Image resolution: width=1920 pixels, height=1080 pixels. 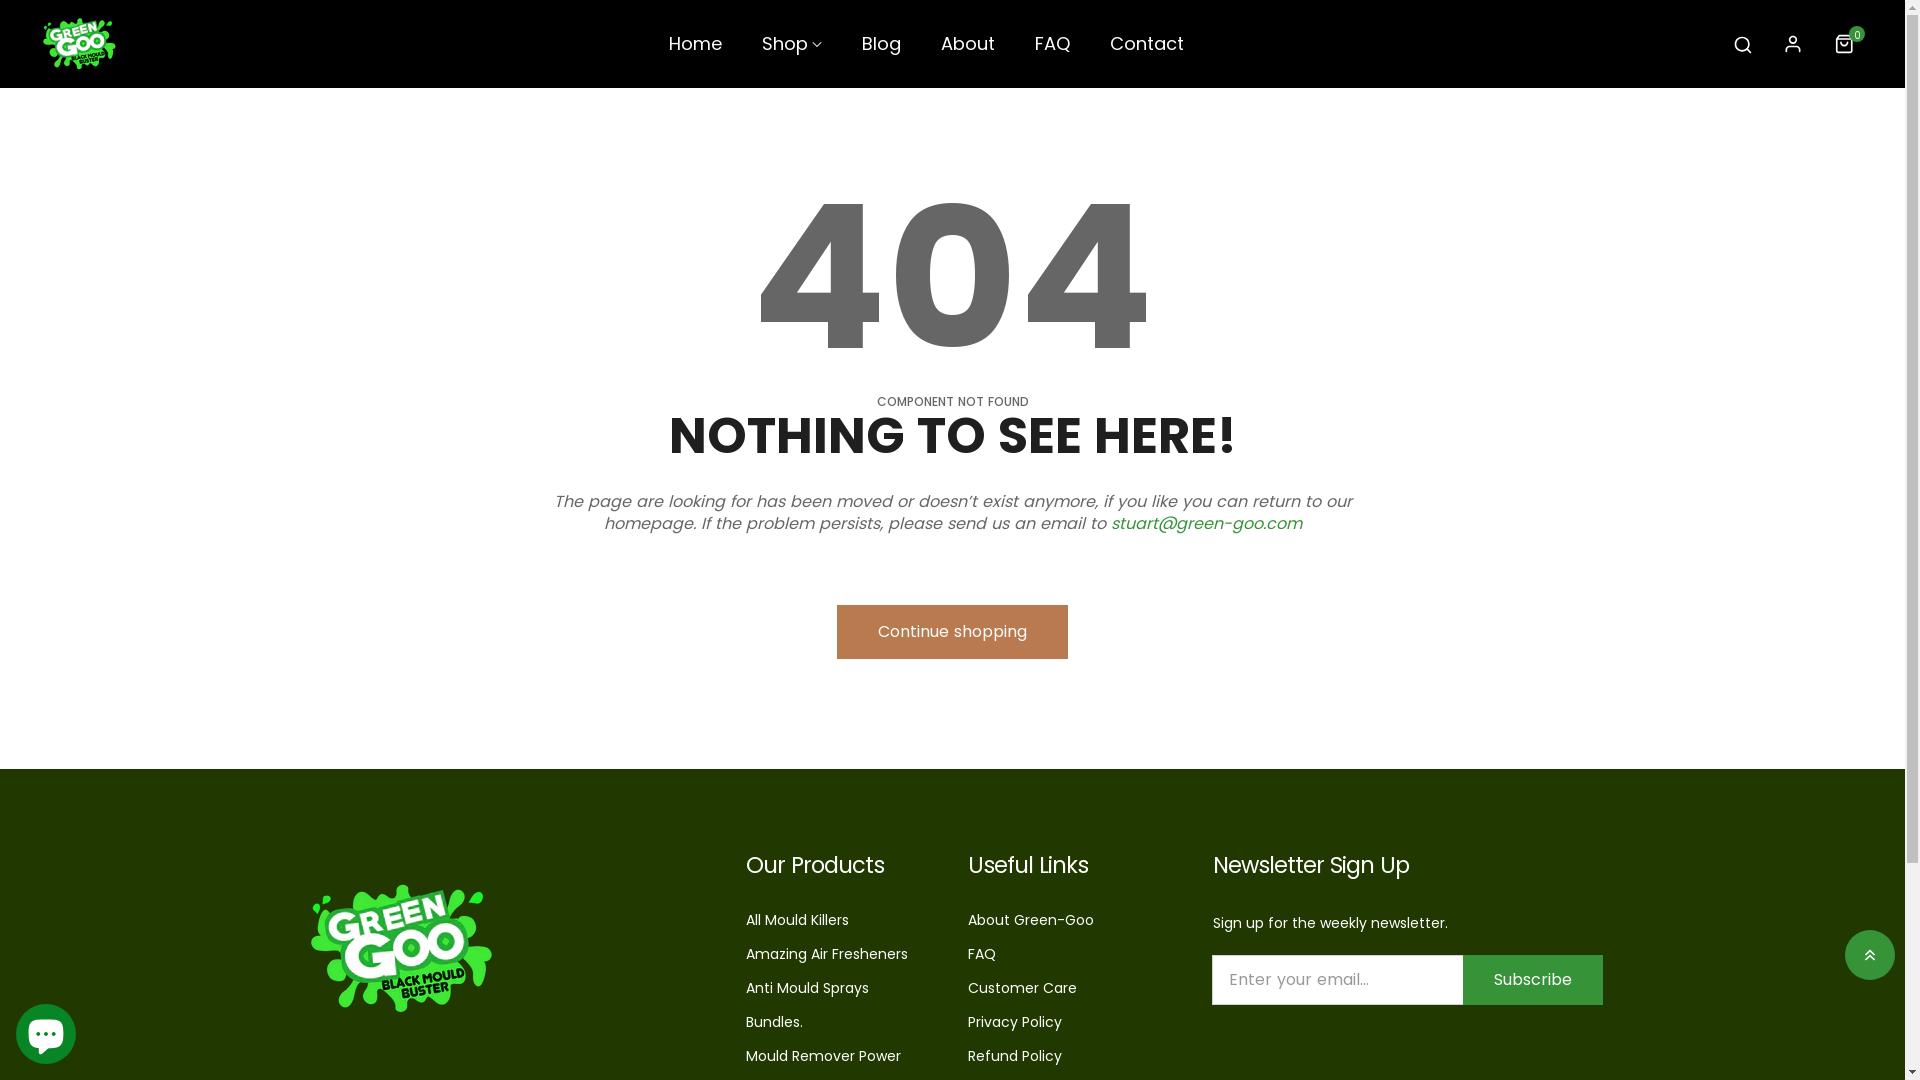 I want to click on '0', so click(x=1847, y=43).